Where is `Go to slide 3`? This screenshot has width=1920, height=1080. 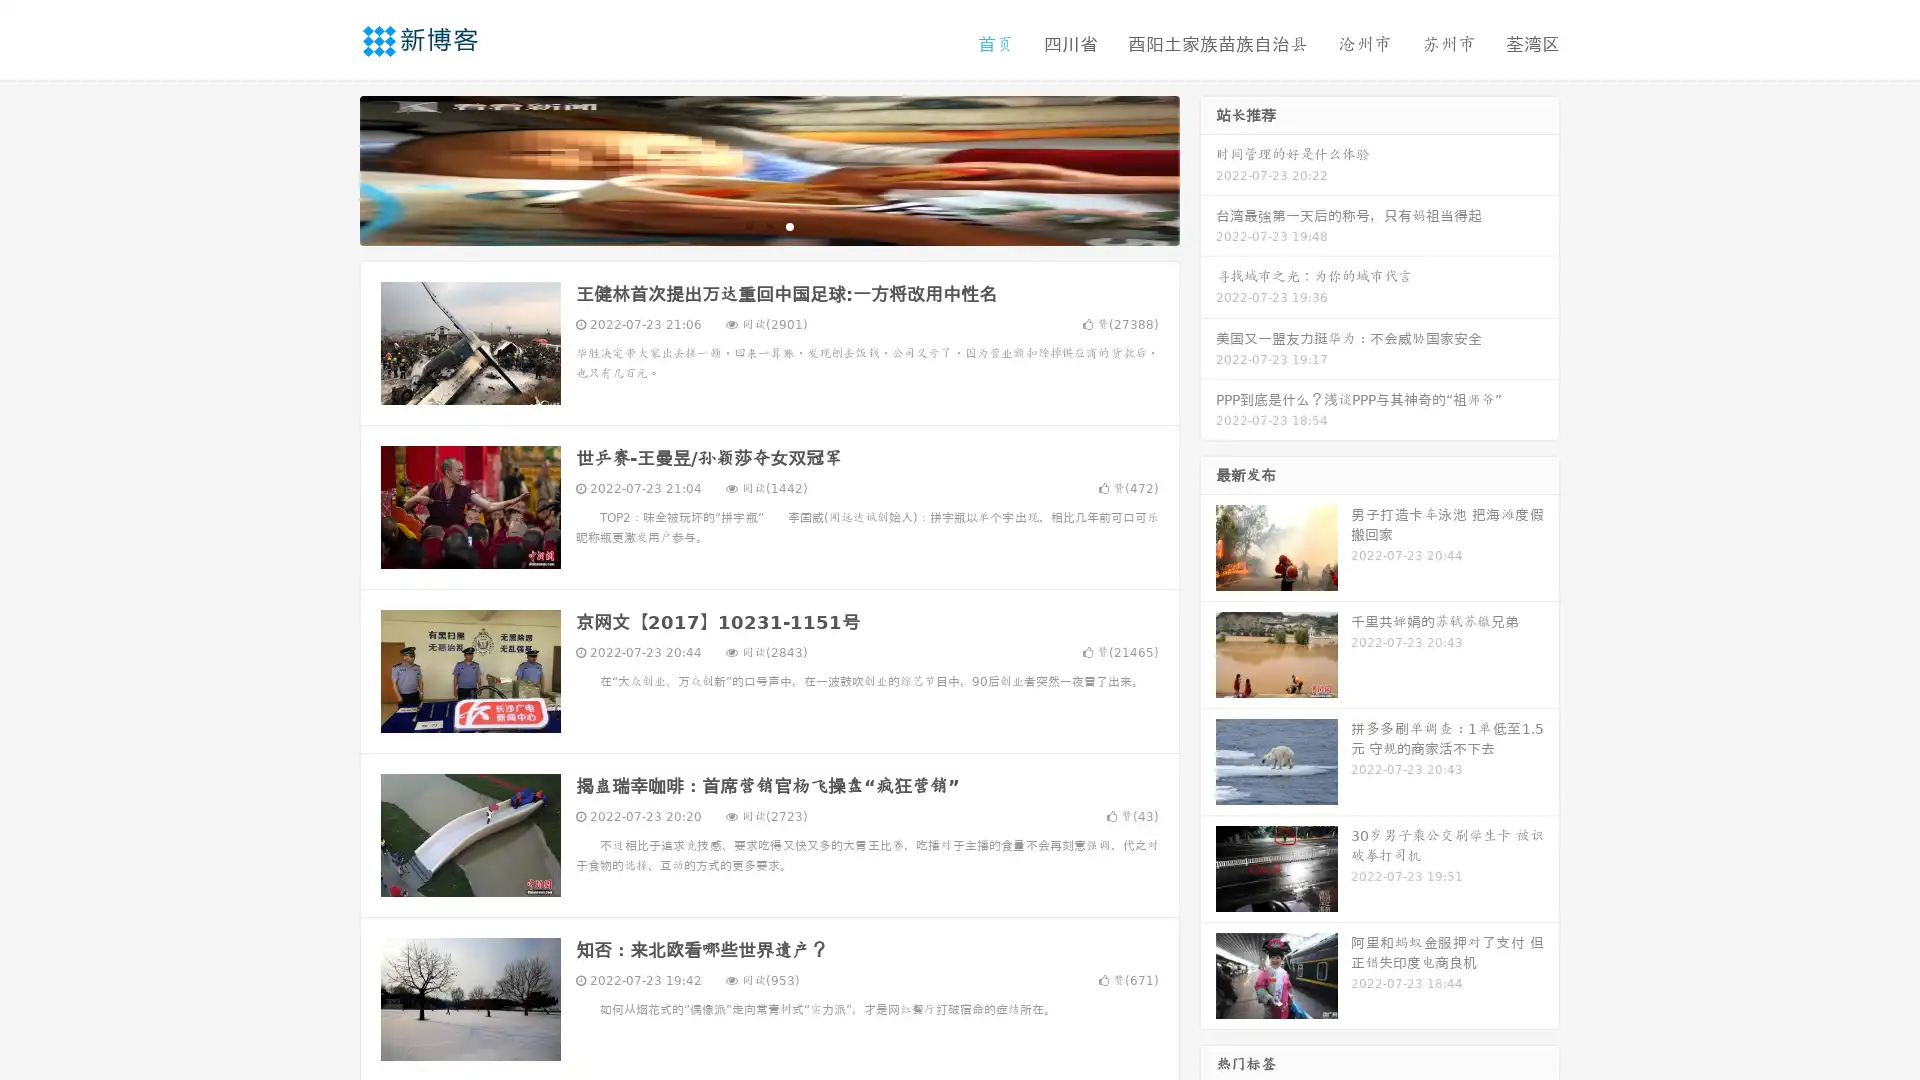 Go to slide 3 is located at coordinates (789, 225).